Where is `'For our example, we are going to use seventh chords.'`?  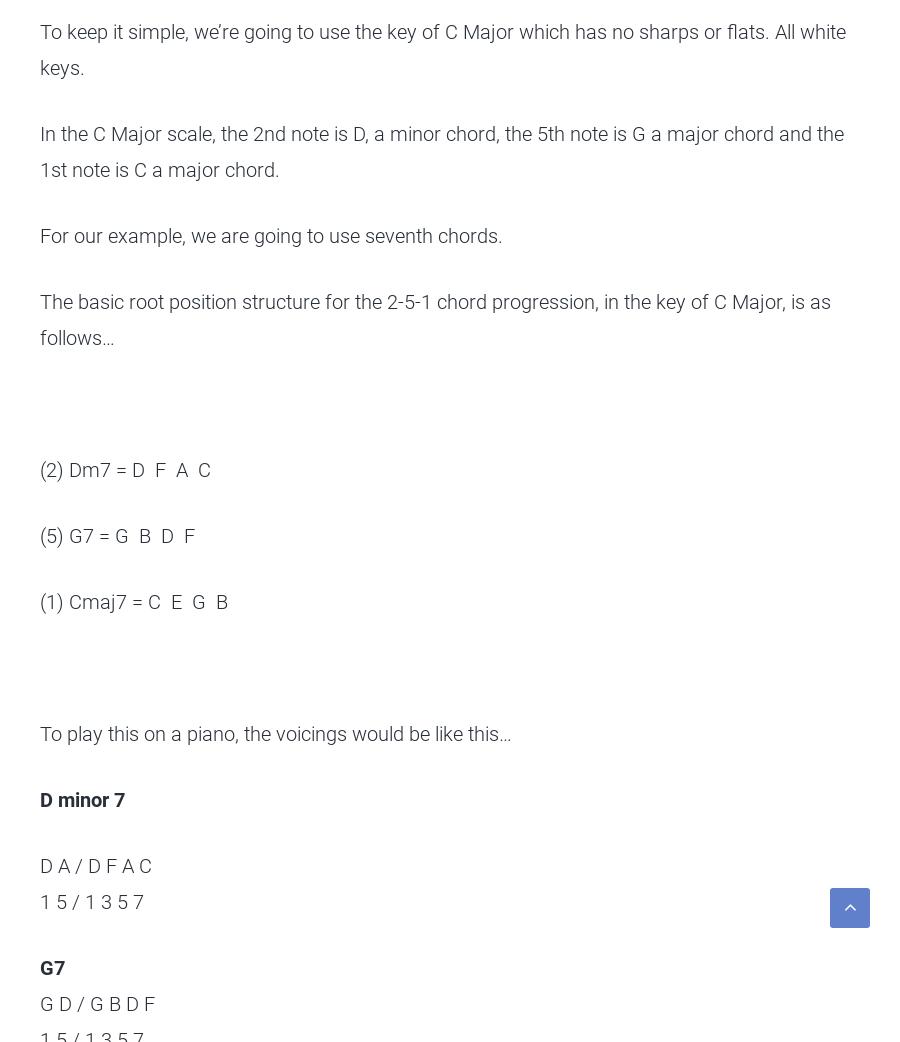 'For our example, we are going to use seventh chords.' is located at coordinates (38, 235).